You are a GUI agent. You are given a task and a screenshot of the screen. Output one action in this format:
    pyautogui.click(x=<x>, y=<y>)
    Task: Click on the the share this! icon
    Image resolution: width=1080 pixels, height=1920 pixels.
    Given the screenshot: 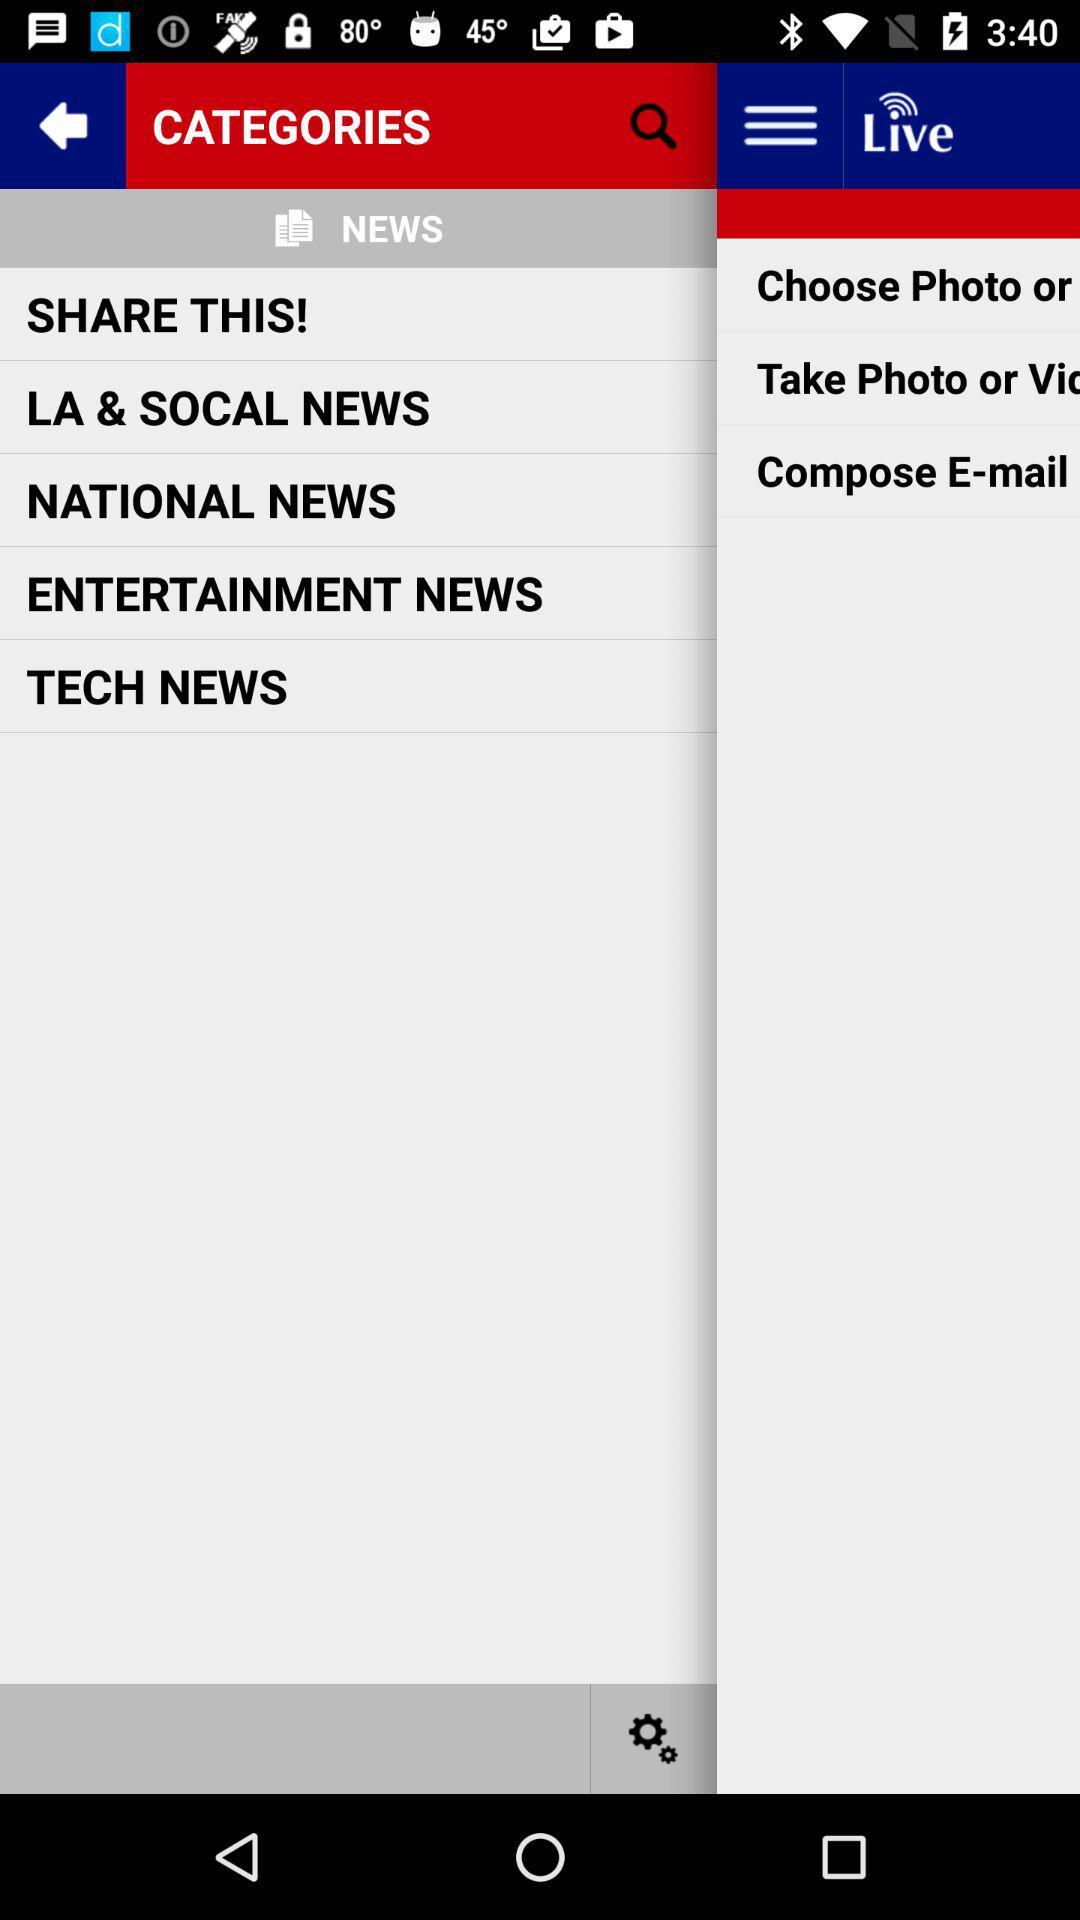 What is the action you would take?
    pyautogui.click(x=166, y=312)
    